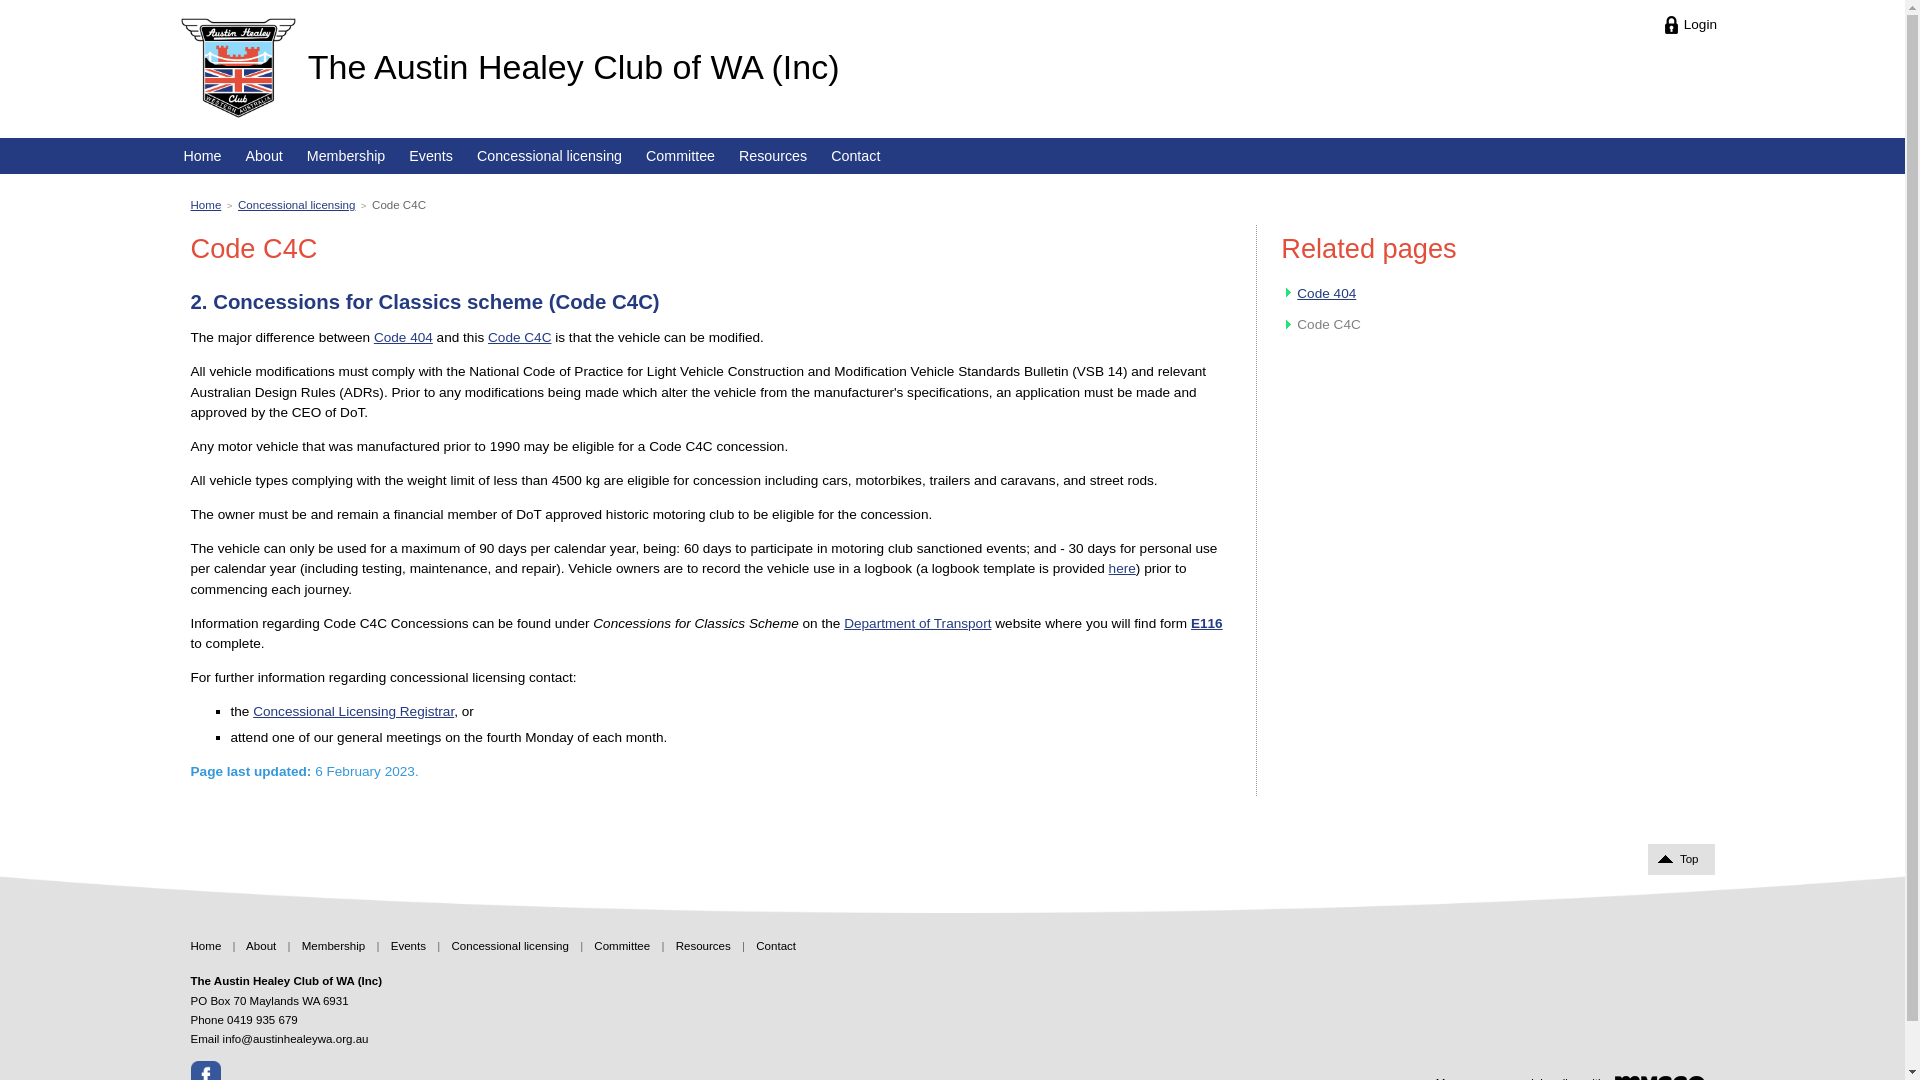  What do you see at coordinates (519, 336) in the screenshot?
I see `'Code C4C'` at bounding box center [519, 336].